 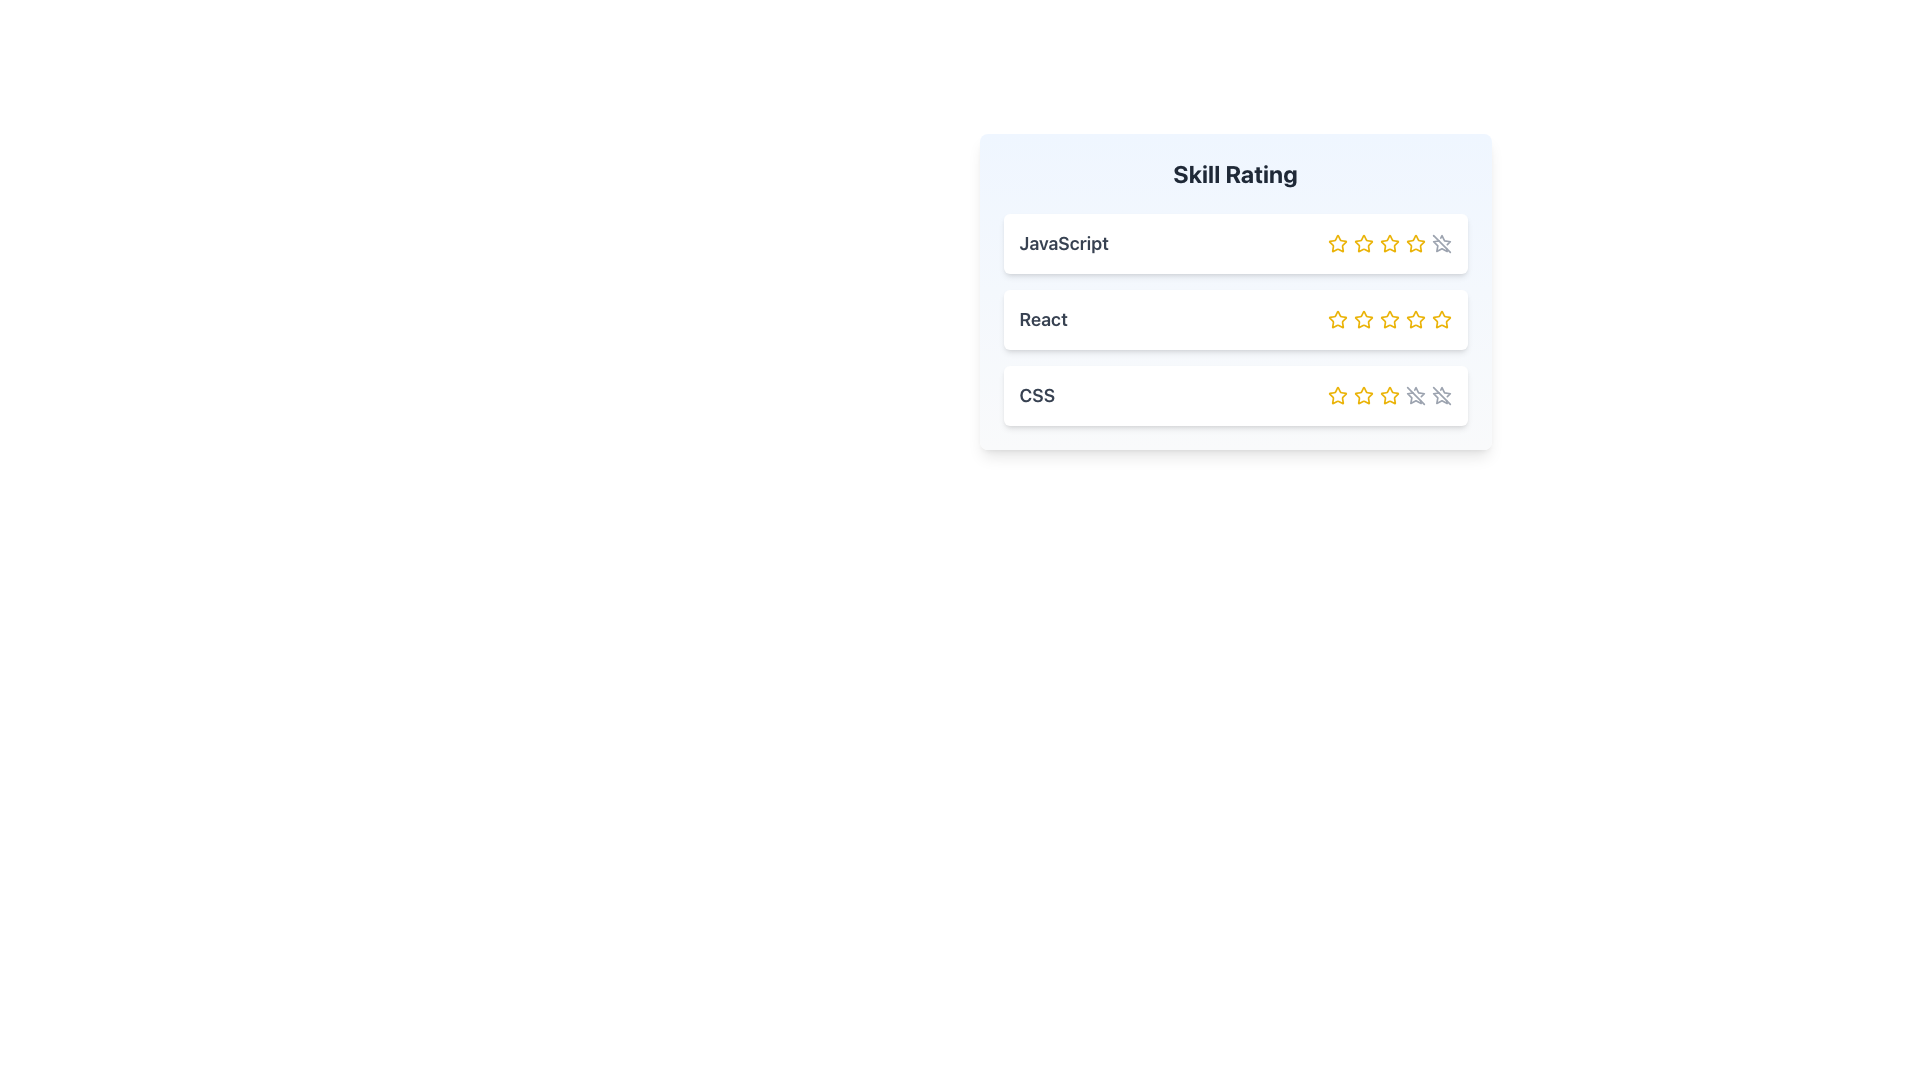 I want to click on the fourth star in the five-star rating system for JavaScript, which indicates the user's rating or preference level, so click(x=1440, y=245).